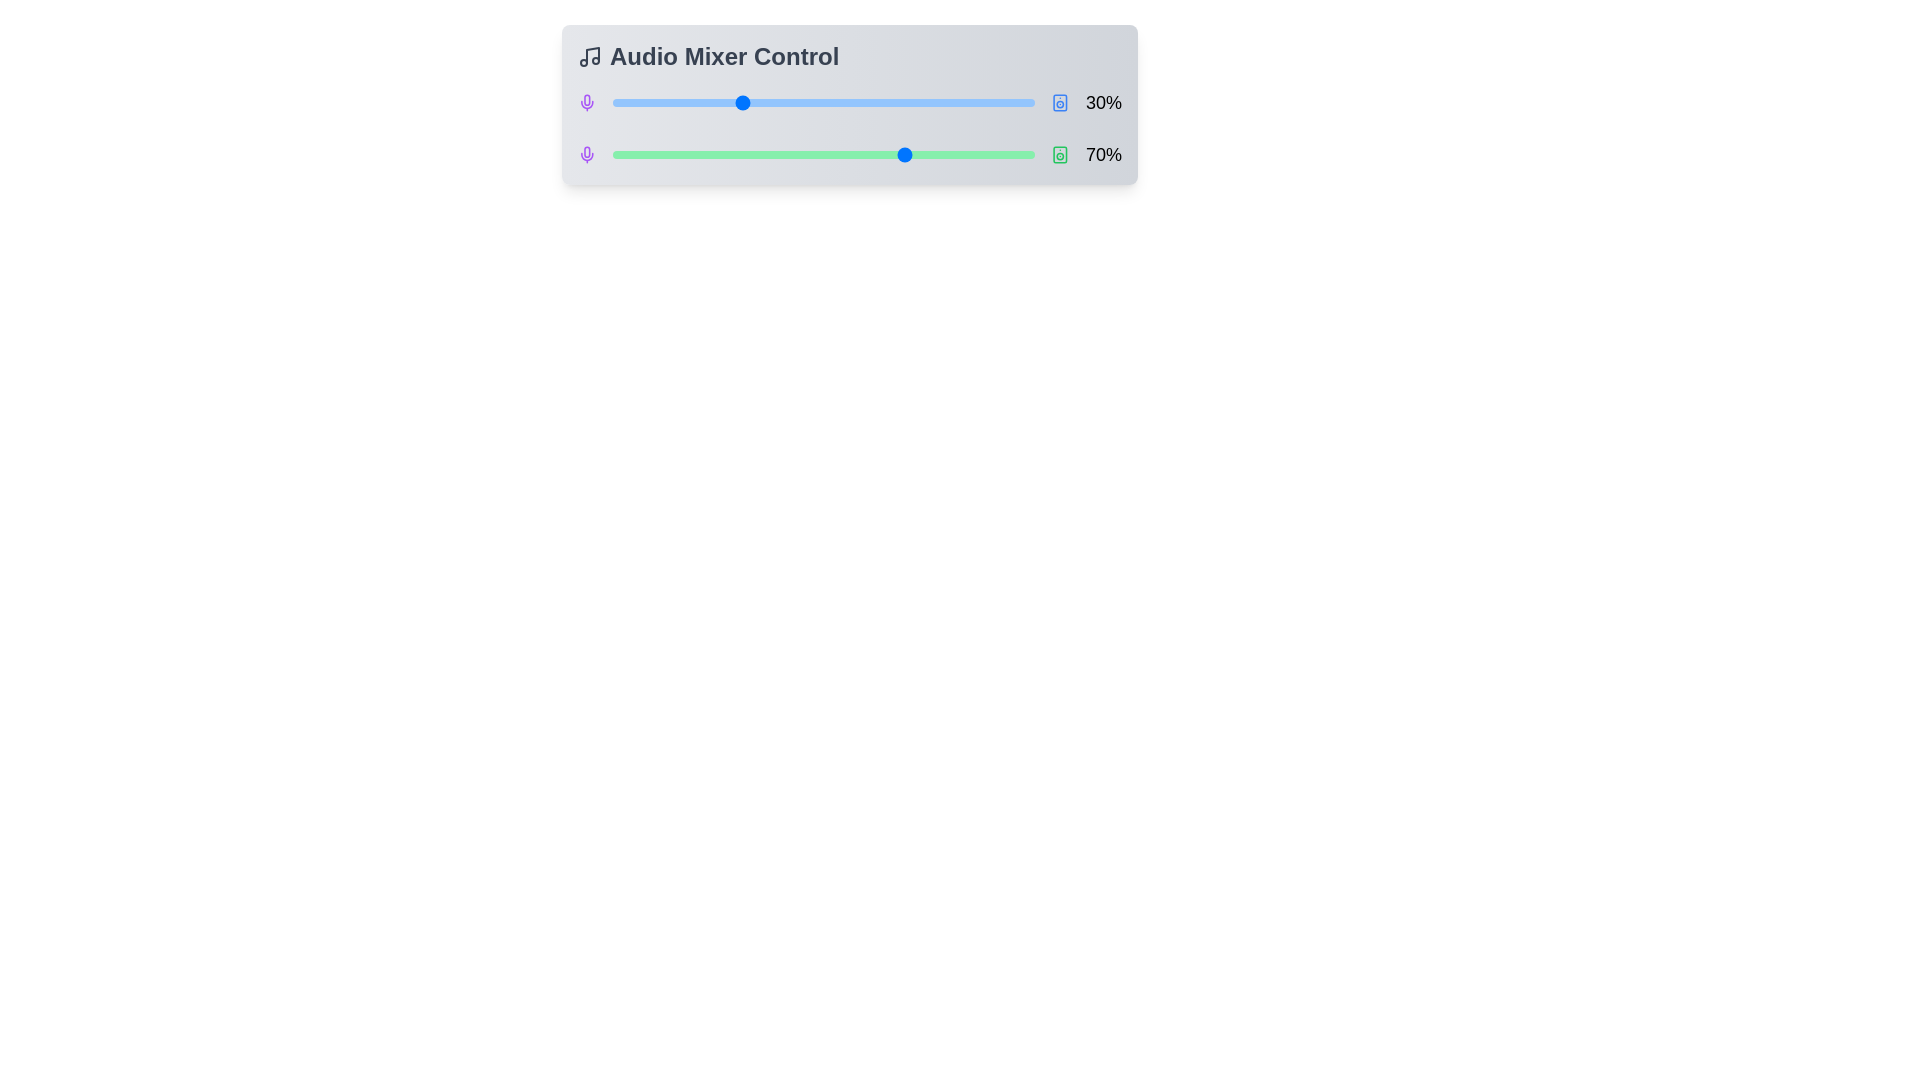 The height and width of the screenshot is (1080, 1920). I want to click on the green speaker icon styled as an SVG element located to the right of the '70%' text in the second row of the slider bar section, so click(1059, 153).